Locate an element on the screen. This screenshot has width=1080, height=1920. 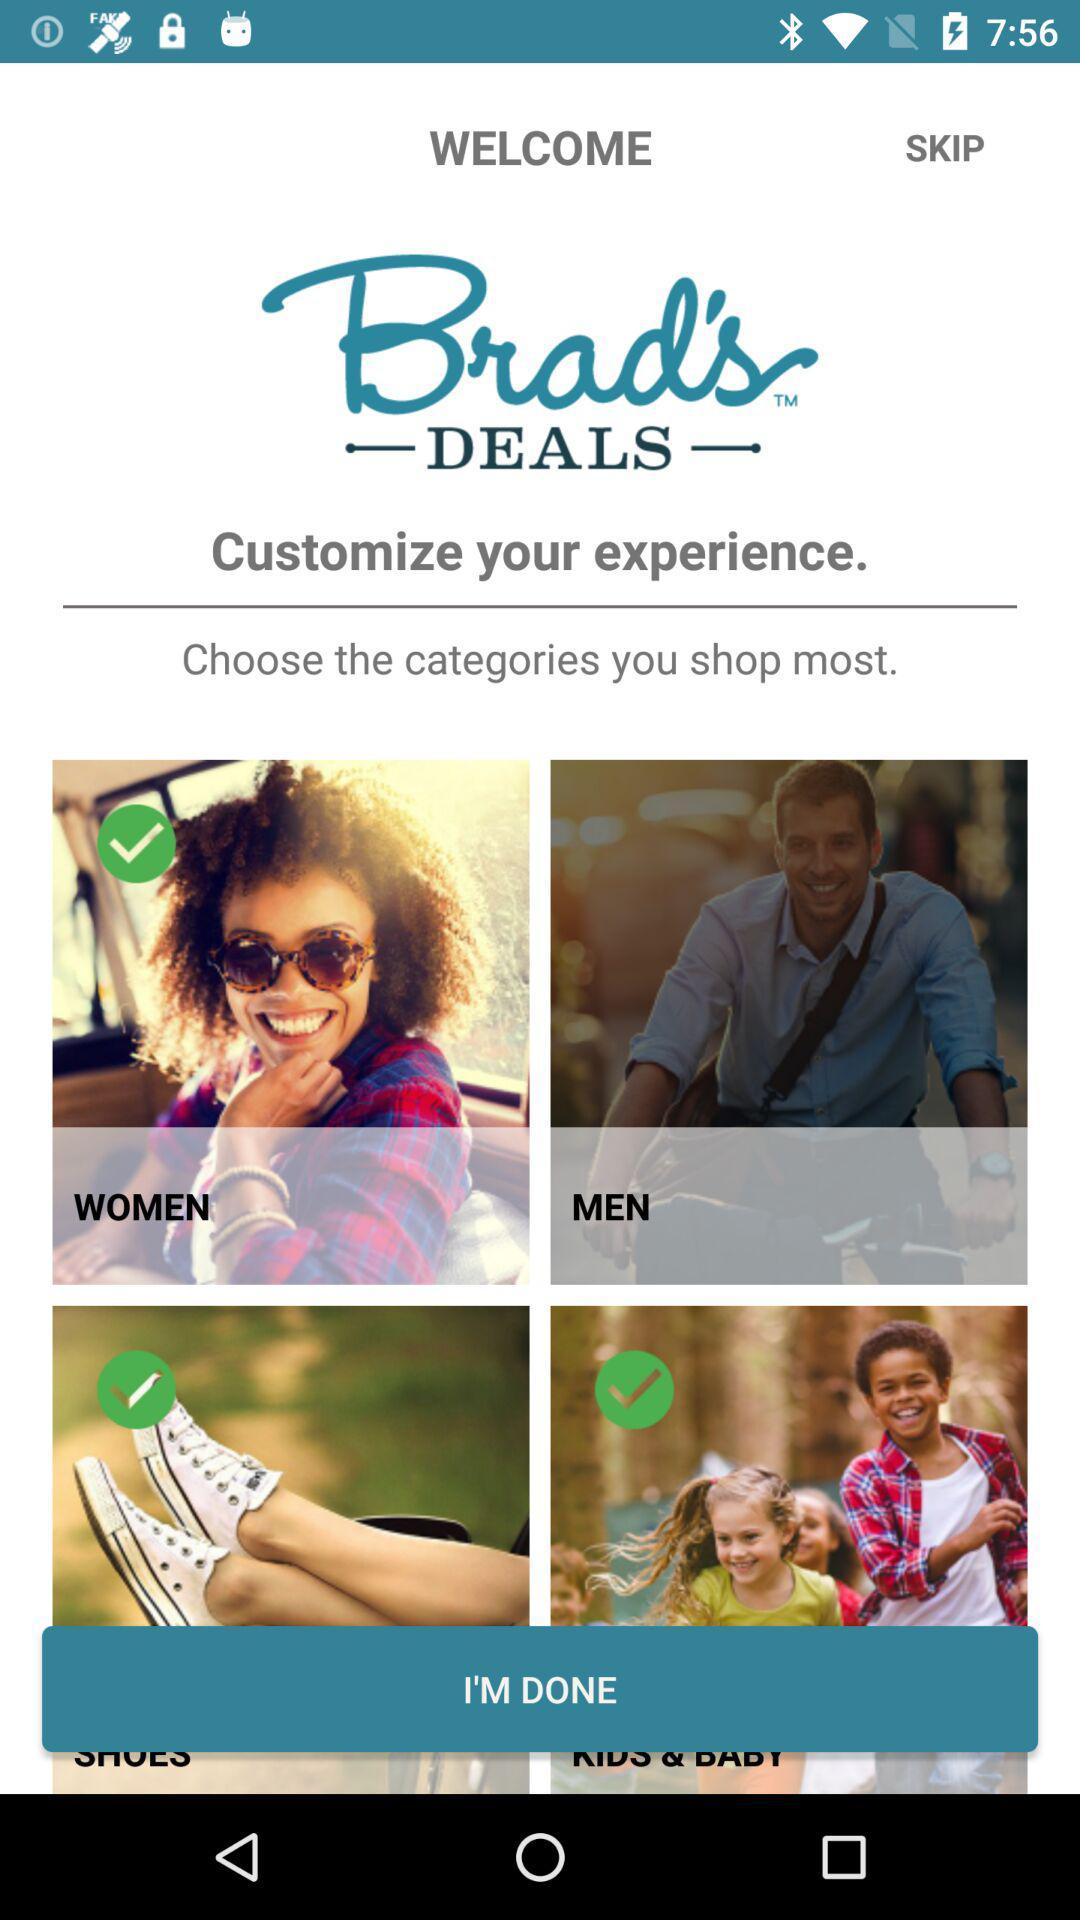
tick in second row first option is located at coordinates (136, 1389).